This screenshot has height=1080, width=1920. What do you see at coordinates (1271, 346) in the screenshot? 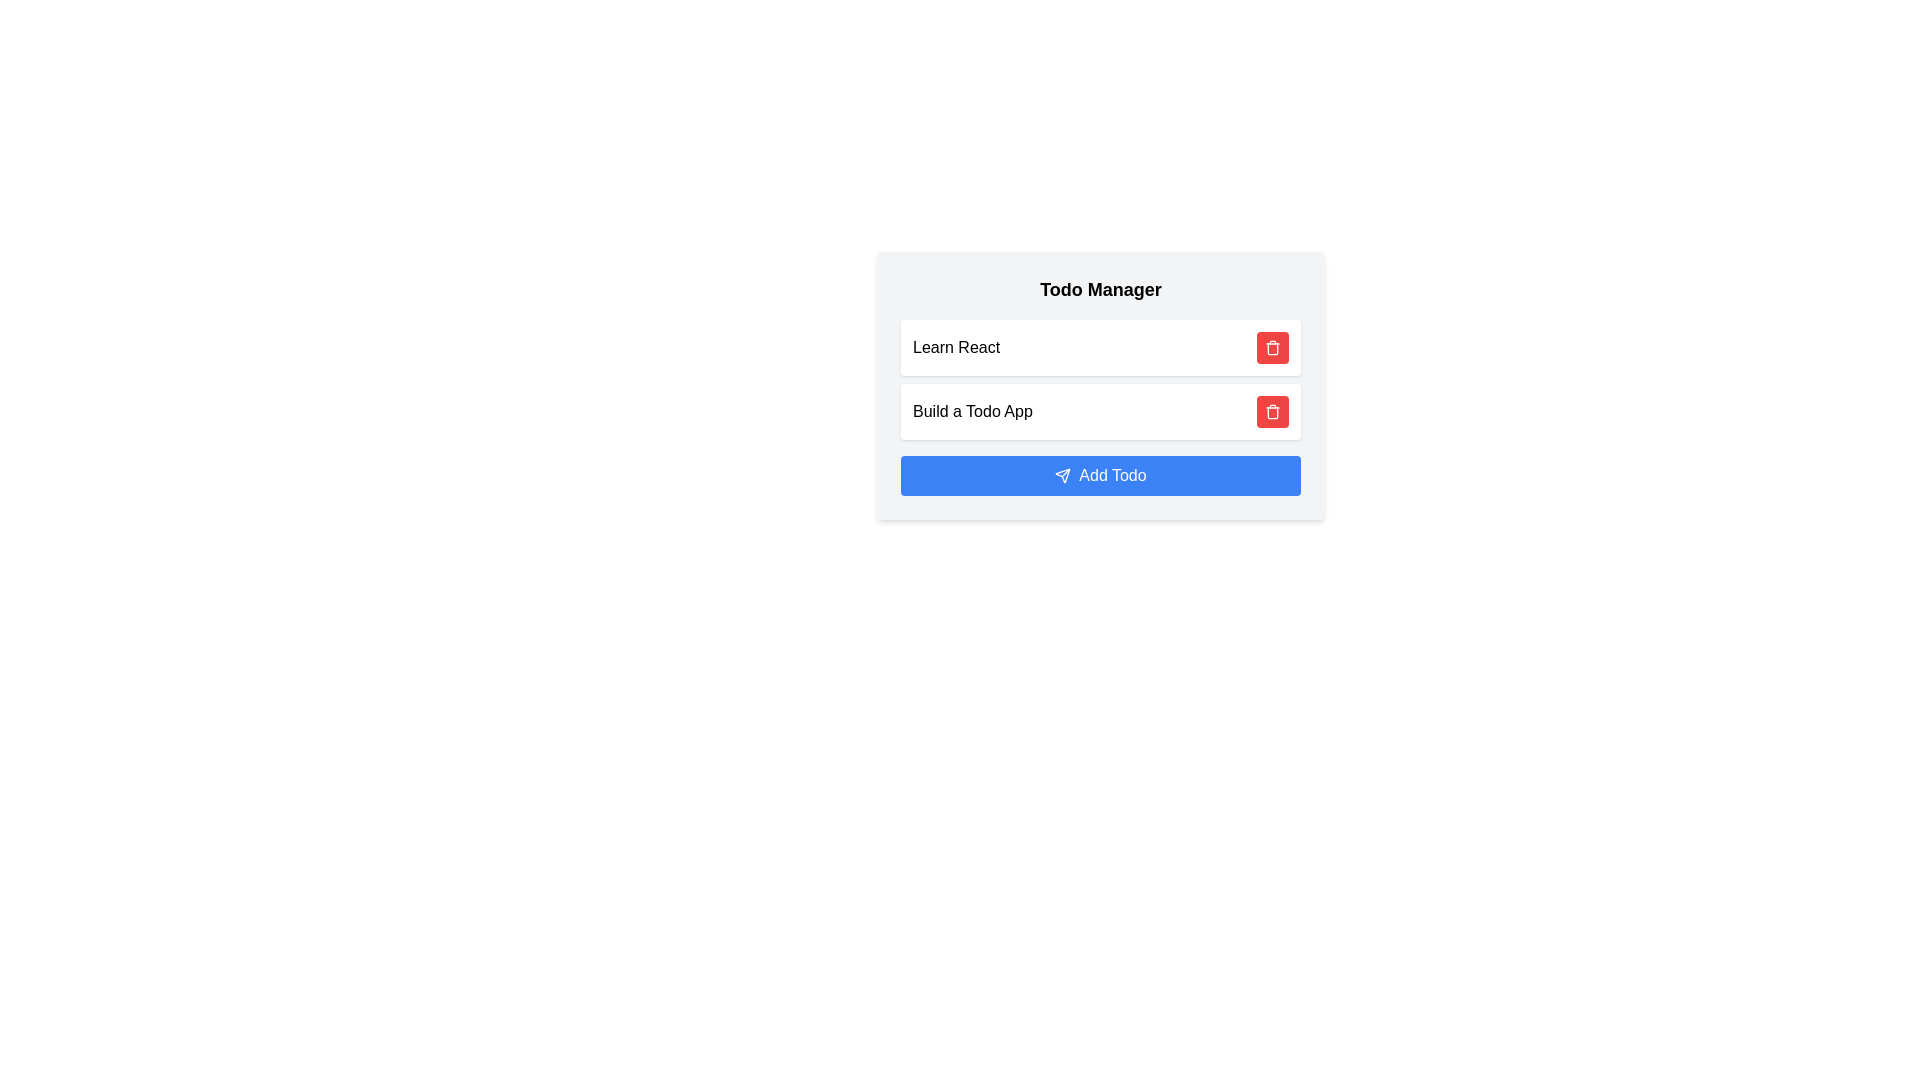
I see `the delete icon located within the button at the far right of the second row in the ToDo Manager, which is styled with a red background and adjacent to the text 'Build a Todo App'` at bounding box center [1271, 346].